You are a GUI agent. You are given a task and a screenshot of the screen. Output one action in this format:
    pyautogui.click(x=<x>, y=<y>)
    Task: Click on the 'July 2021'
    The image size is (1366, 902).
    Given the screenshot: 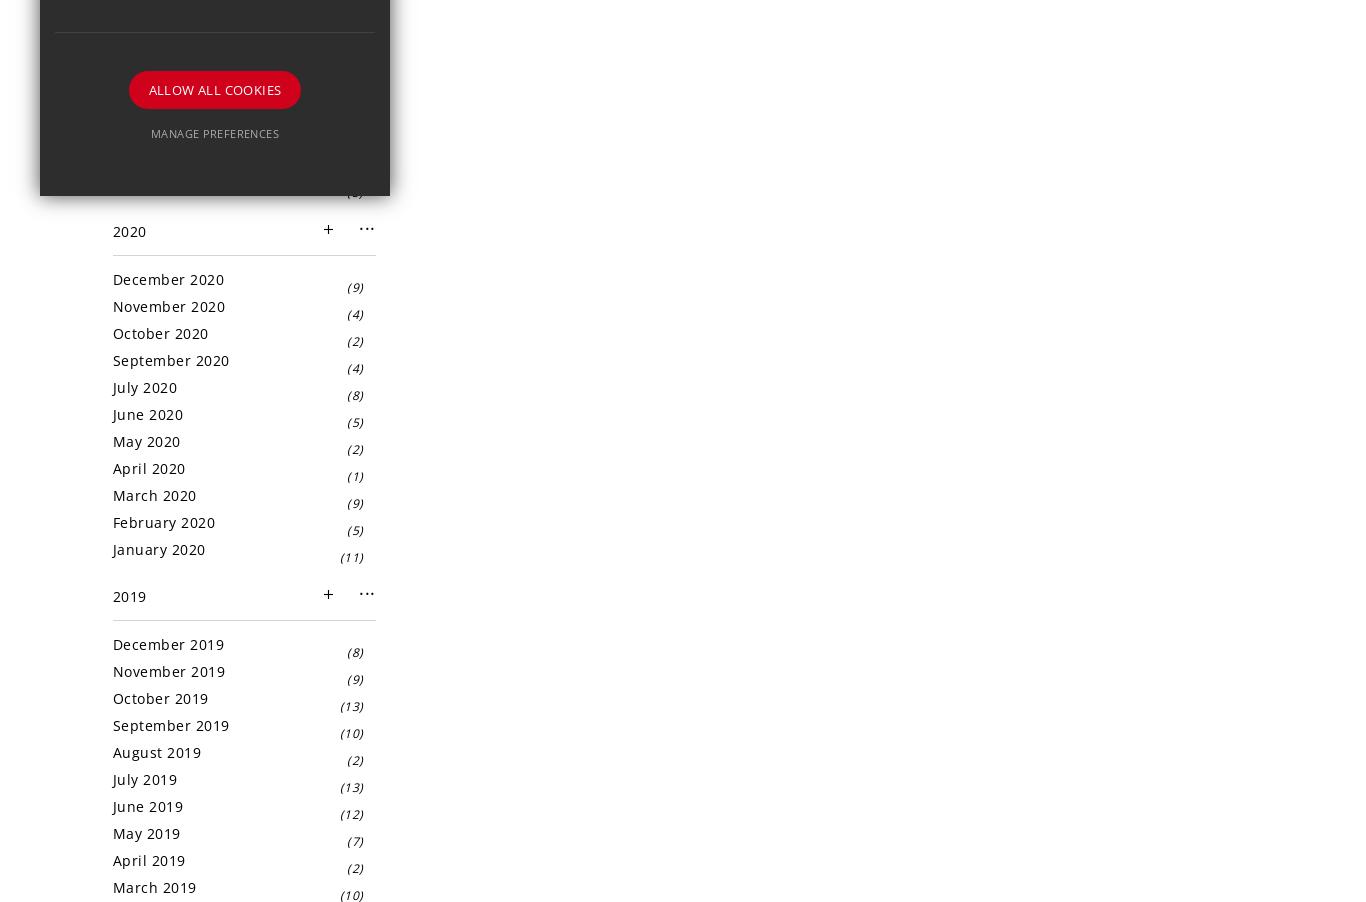 What is the action you would take?
    pyautogui.click(x=143, y=21)
    